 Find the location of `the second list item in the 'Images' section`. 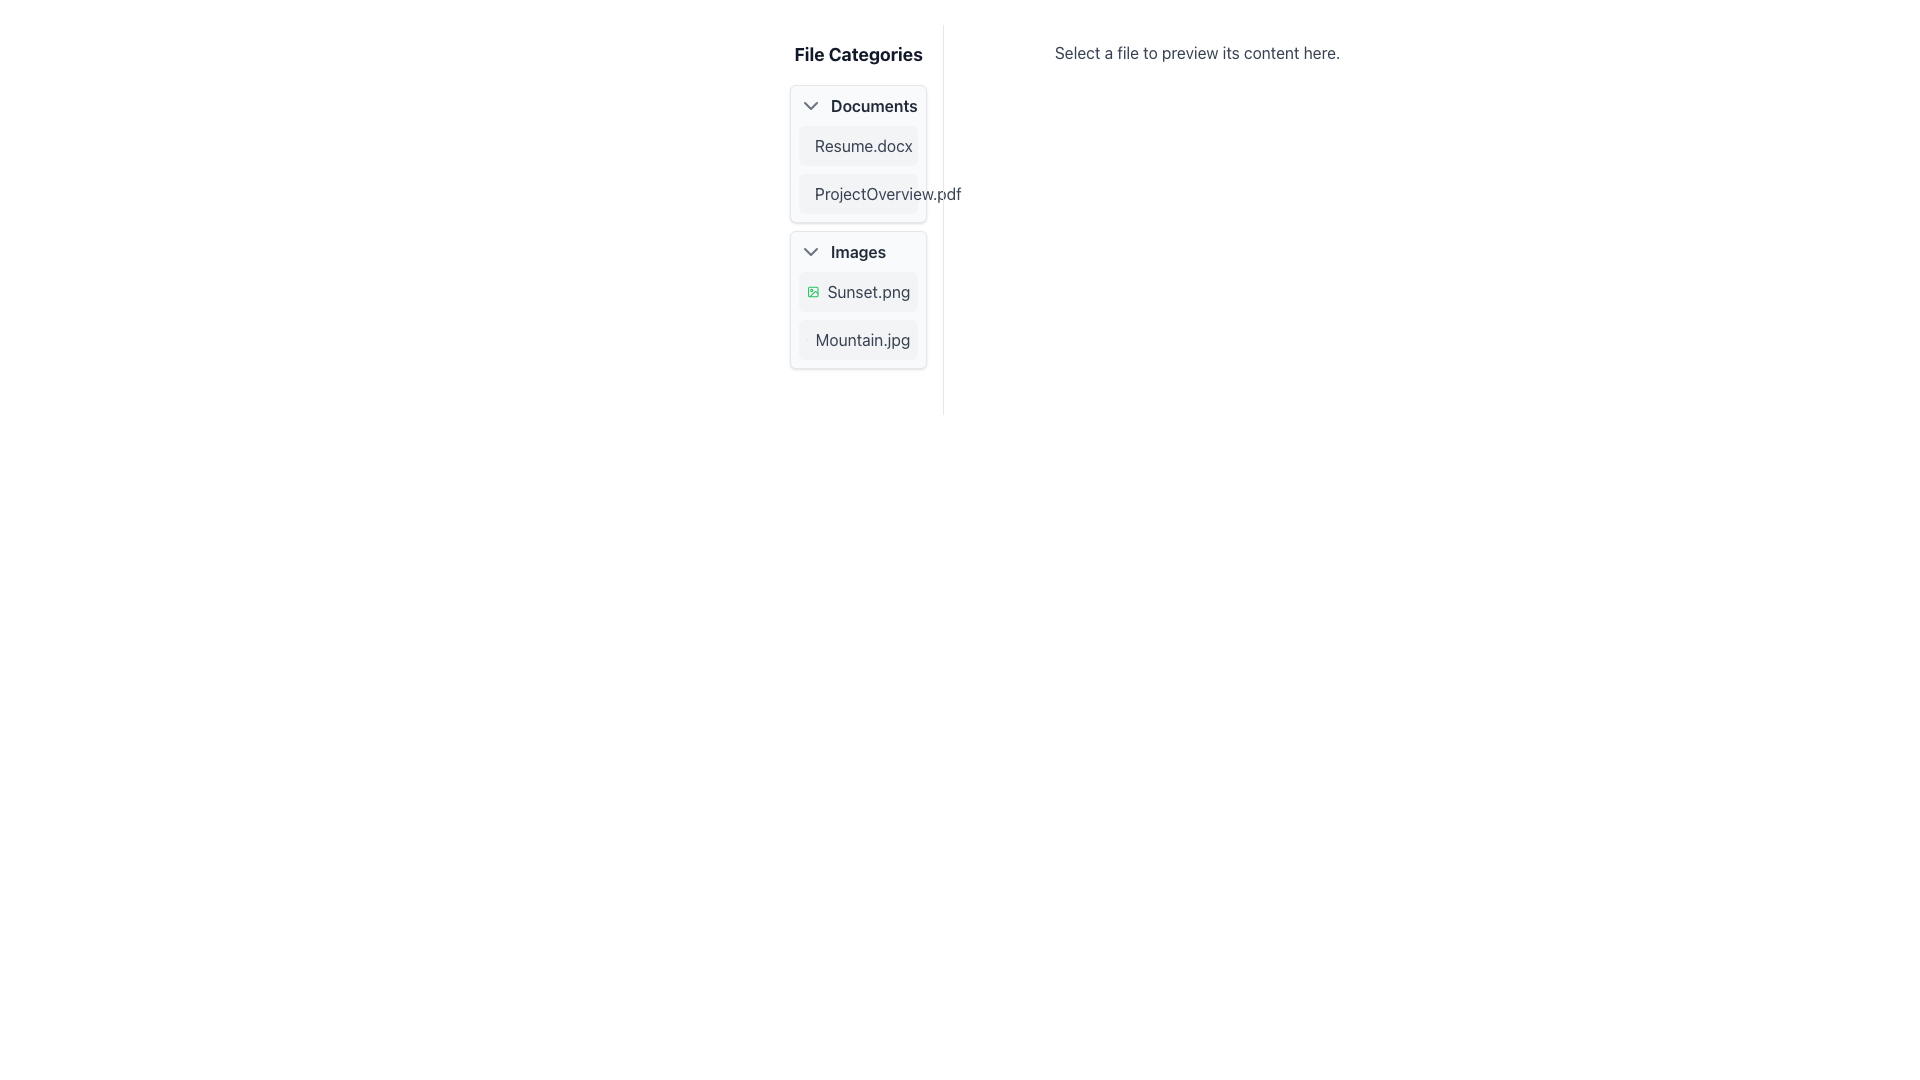

the second list item in the 'Images' section is located at coordinates (858, 315).